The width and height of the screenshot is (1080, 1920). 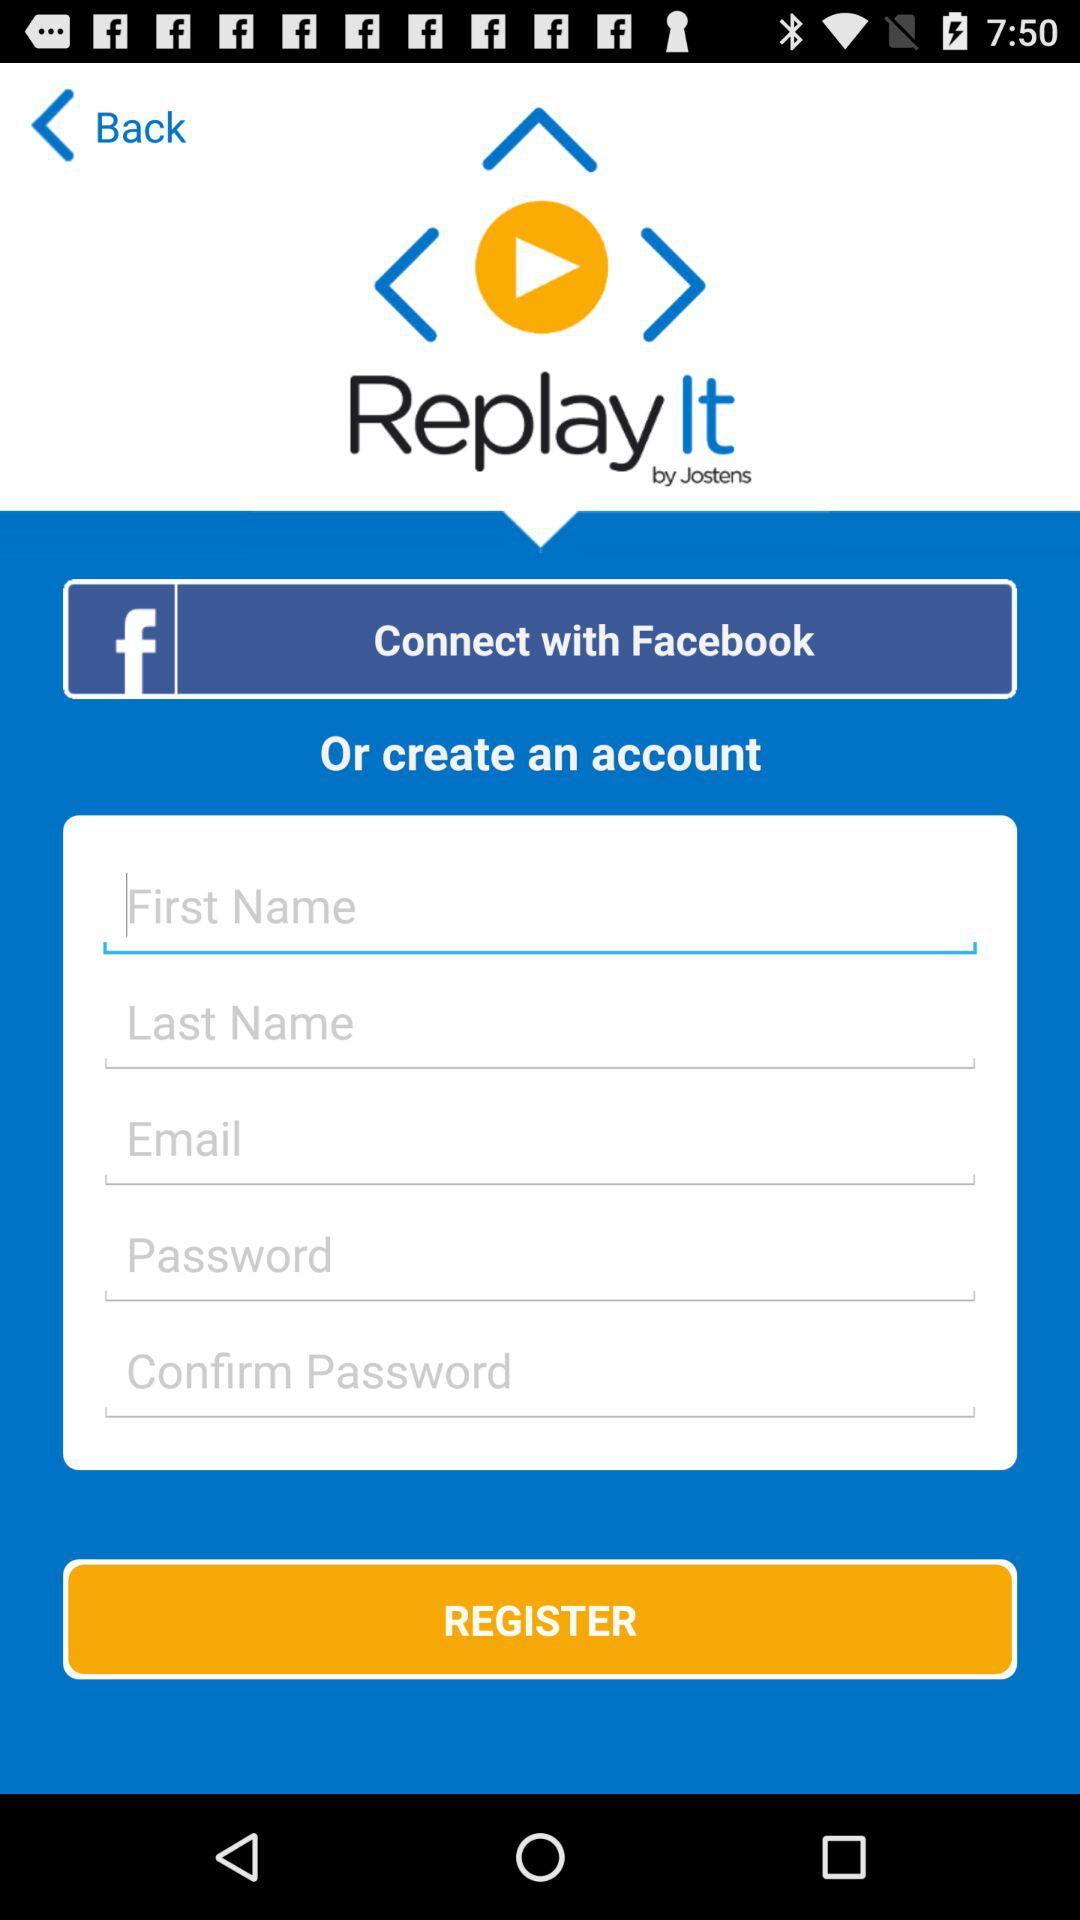 What do you see at coordinates (540, 1368) in the screenshot?
I see `type password again` at bounding box center [540, 1368].